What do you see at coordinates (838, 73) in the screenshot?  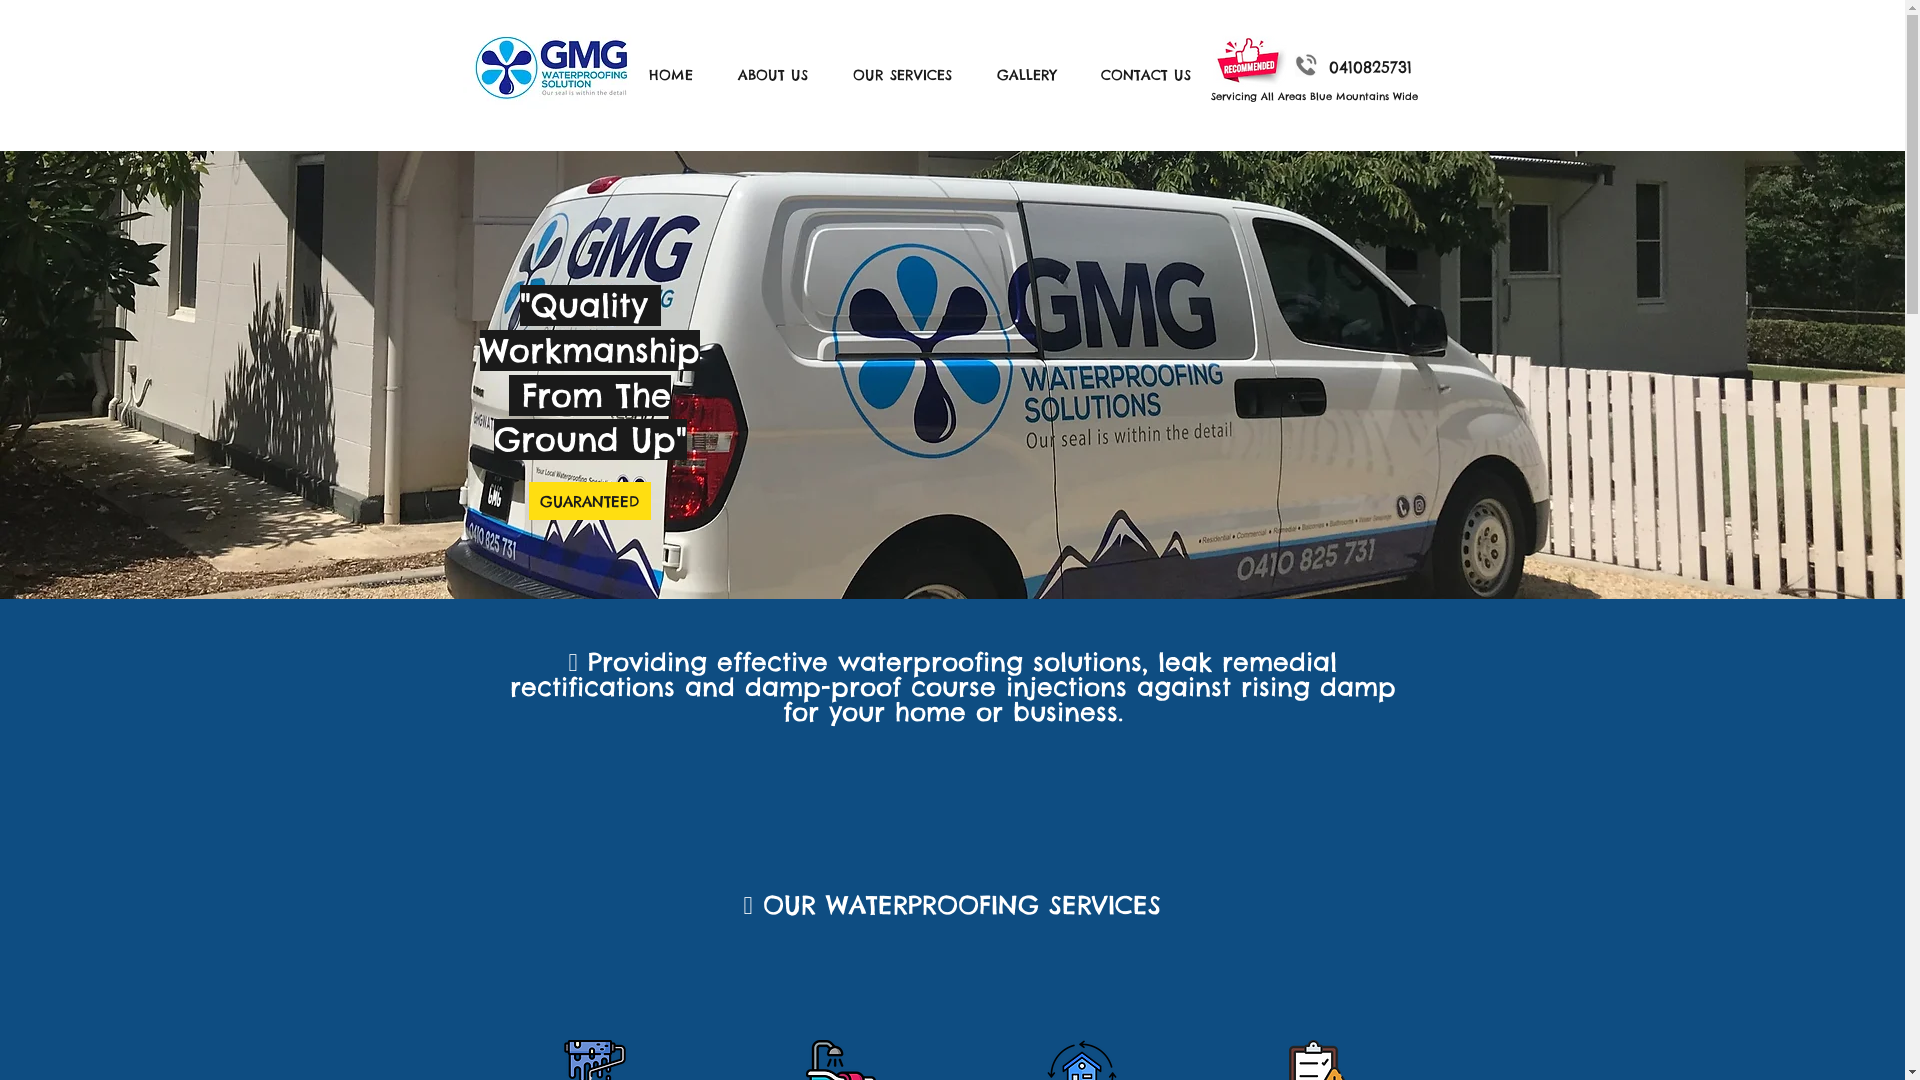 I see `'OUR SERVICES'` at bounding box center [838, 73].